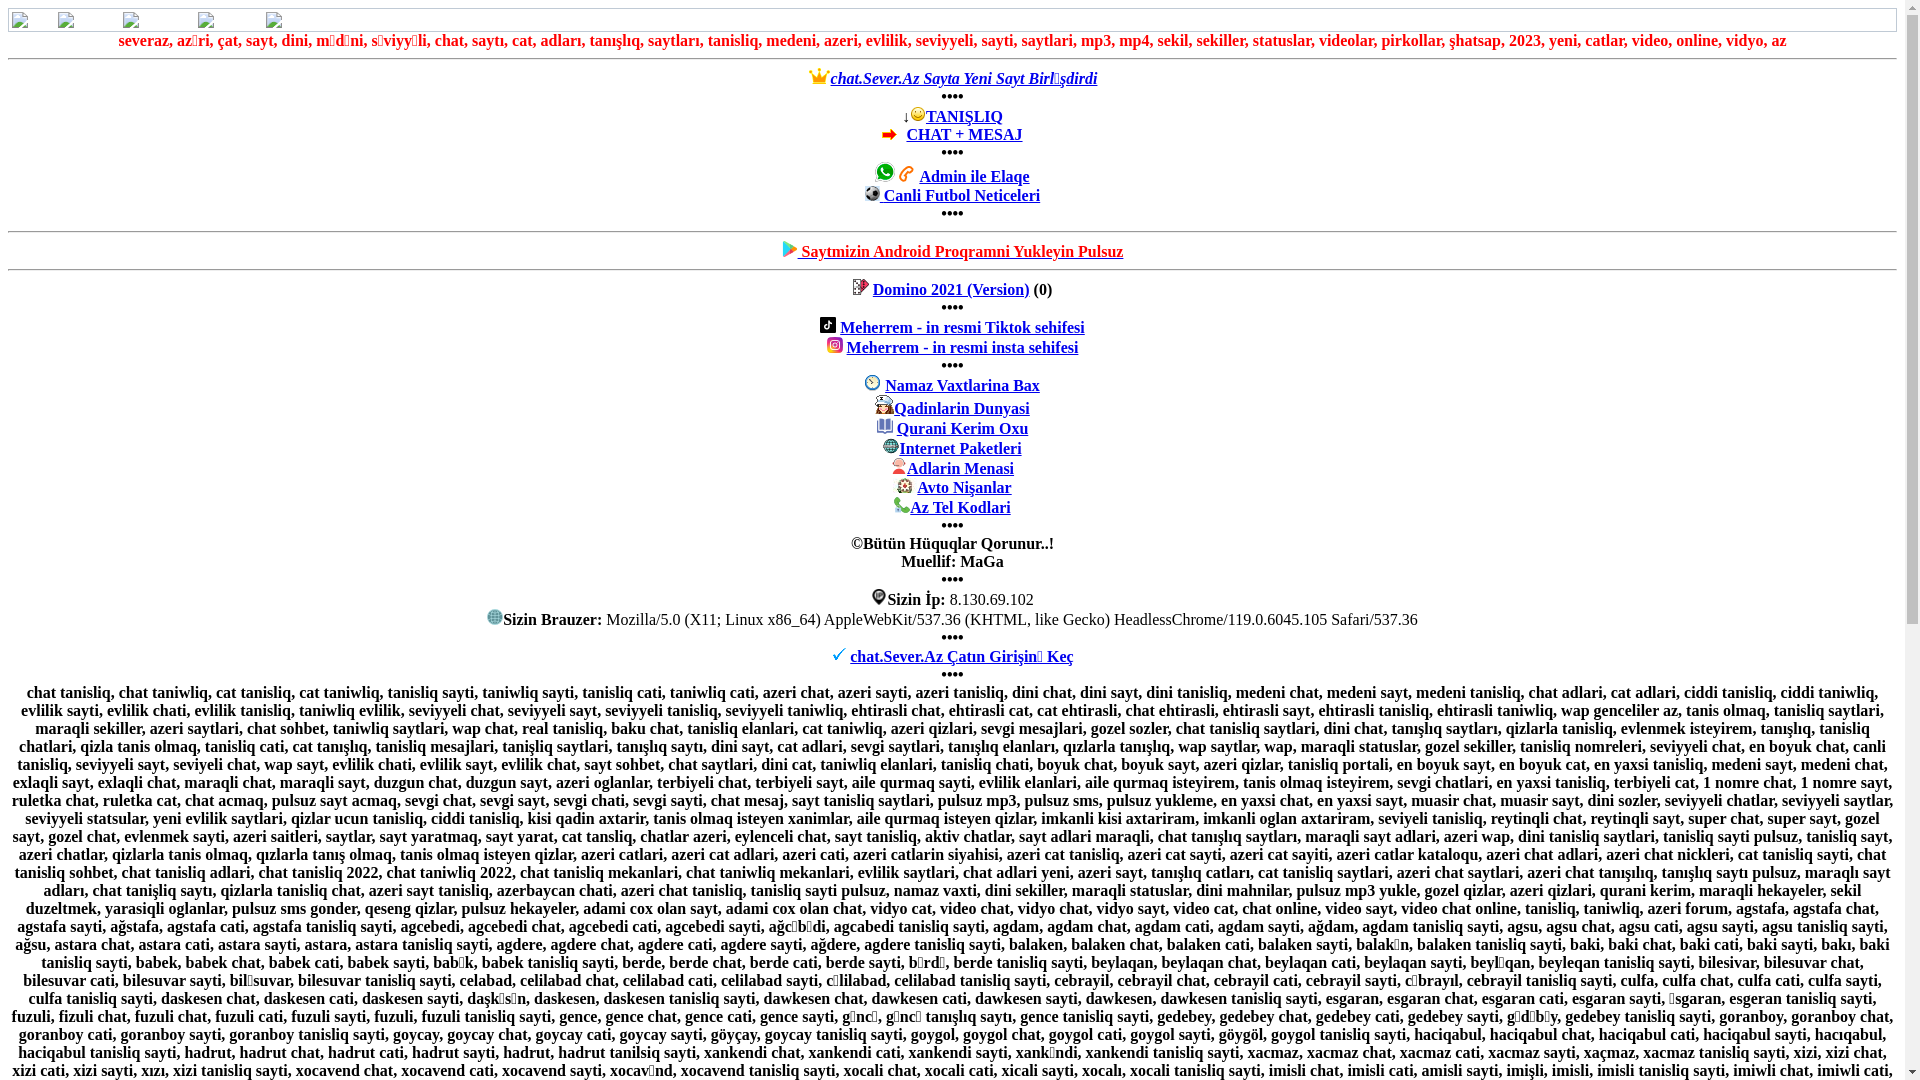 The width and height of the screenshot is (1920, 1080). What do you see at coordinates (946, 185) in the screenshot?
I see `'Admin ile Elaqe'` at bounding box center [946, 185].